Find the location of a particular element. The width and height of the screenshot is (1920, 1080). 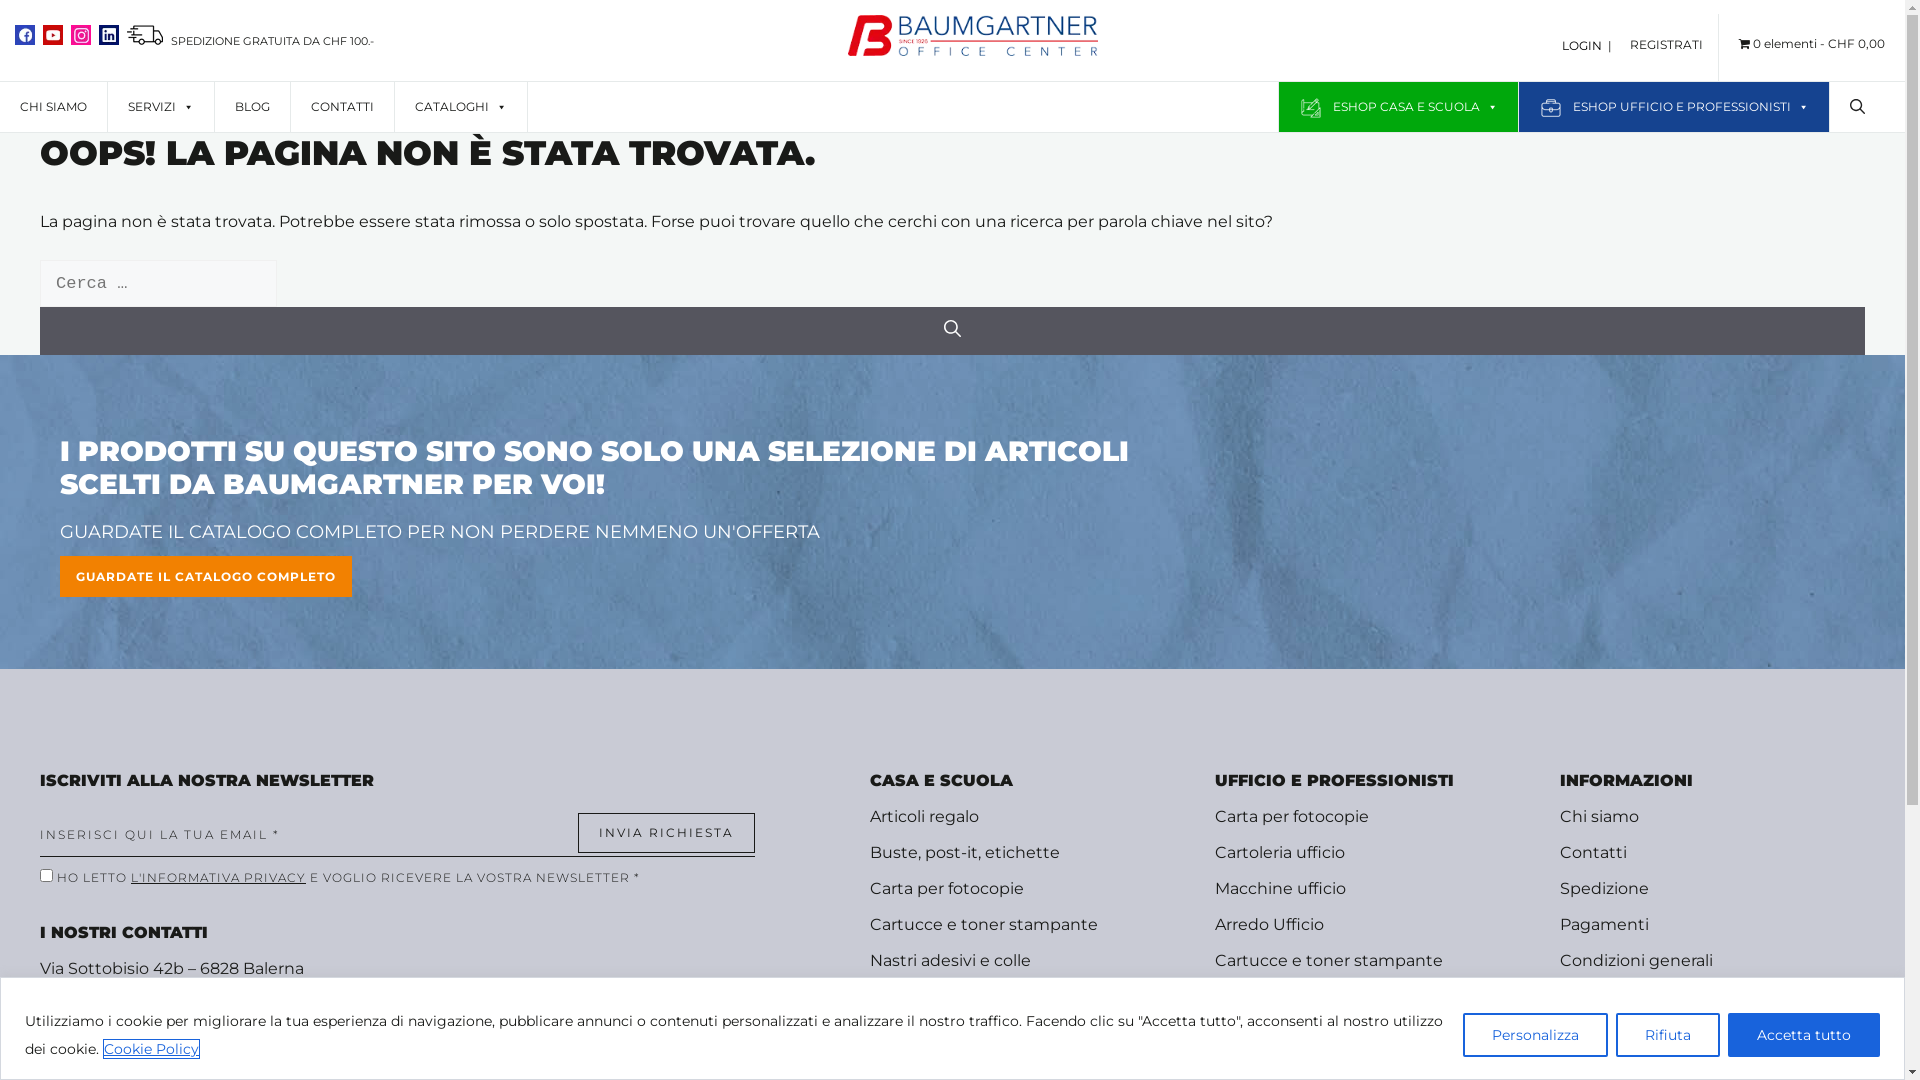

'Buste, post-it, etichette' is located at coordinates (964, 852).